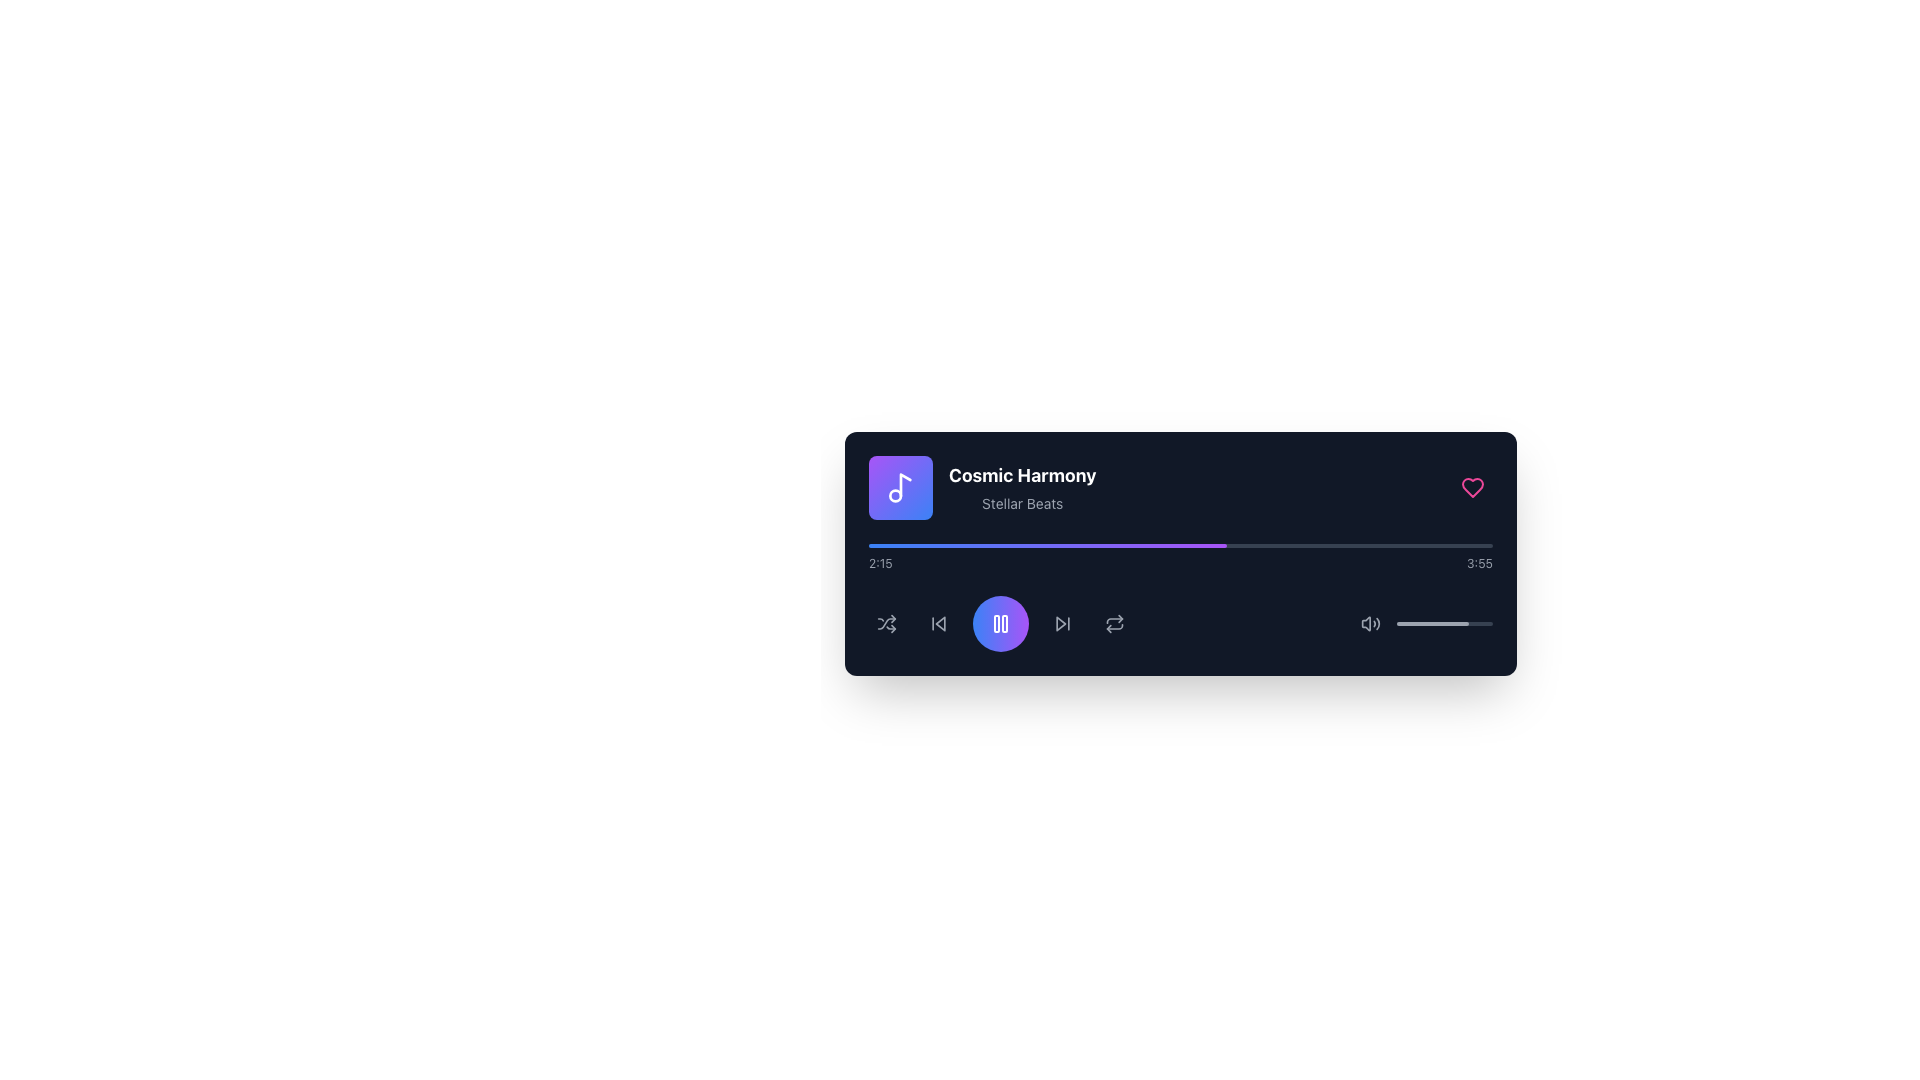 This screenshot has width=1920, height=1080. Describe the element at coordinates (899, 546) in the screenshot. I see `the current playback position` at that location.